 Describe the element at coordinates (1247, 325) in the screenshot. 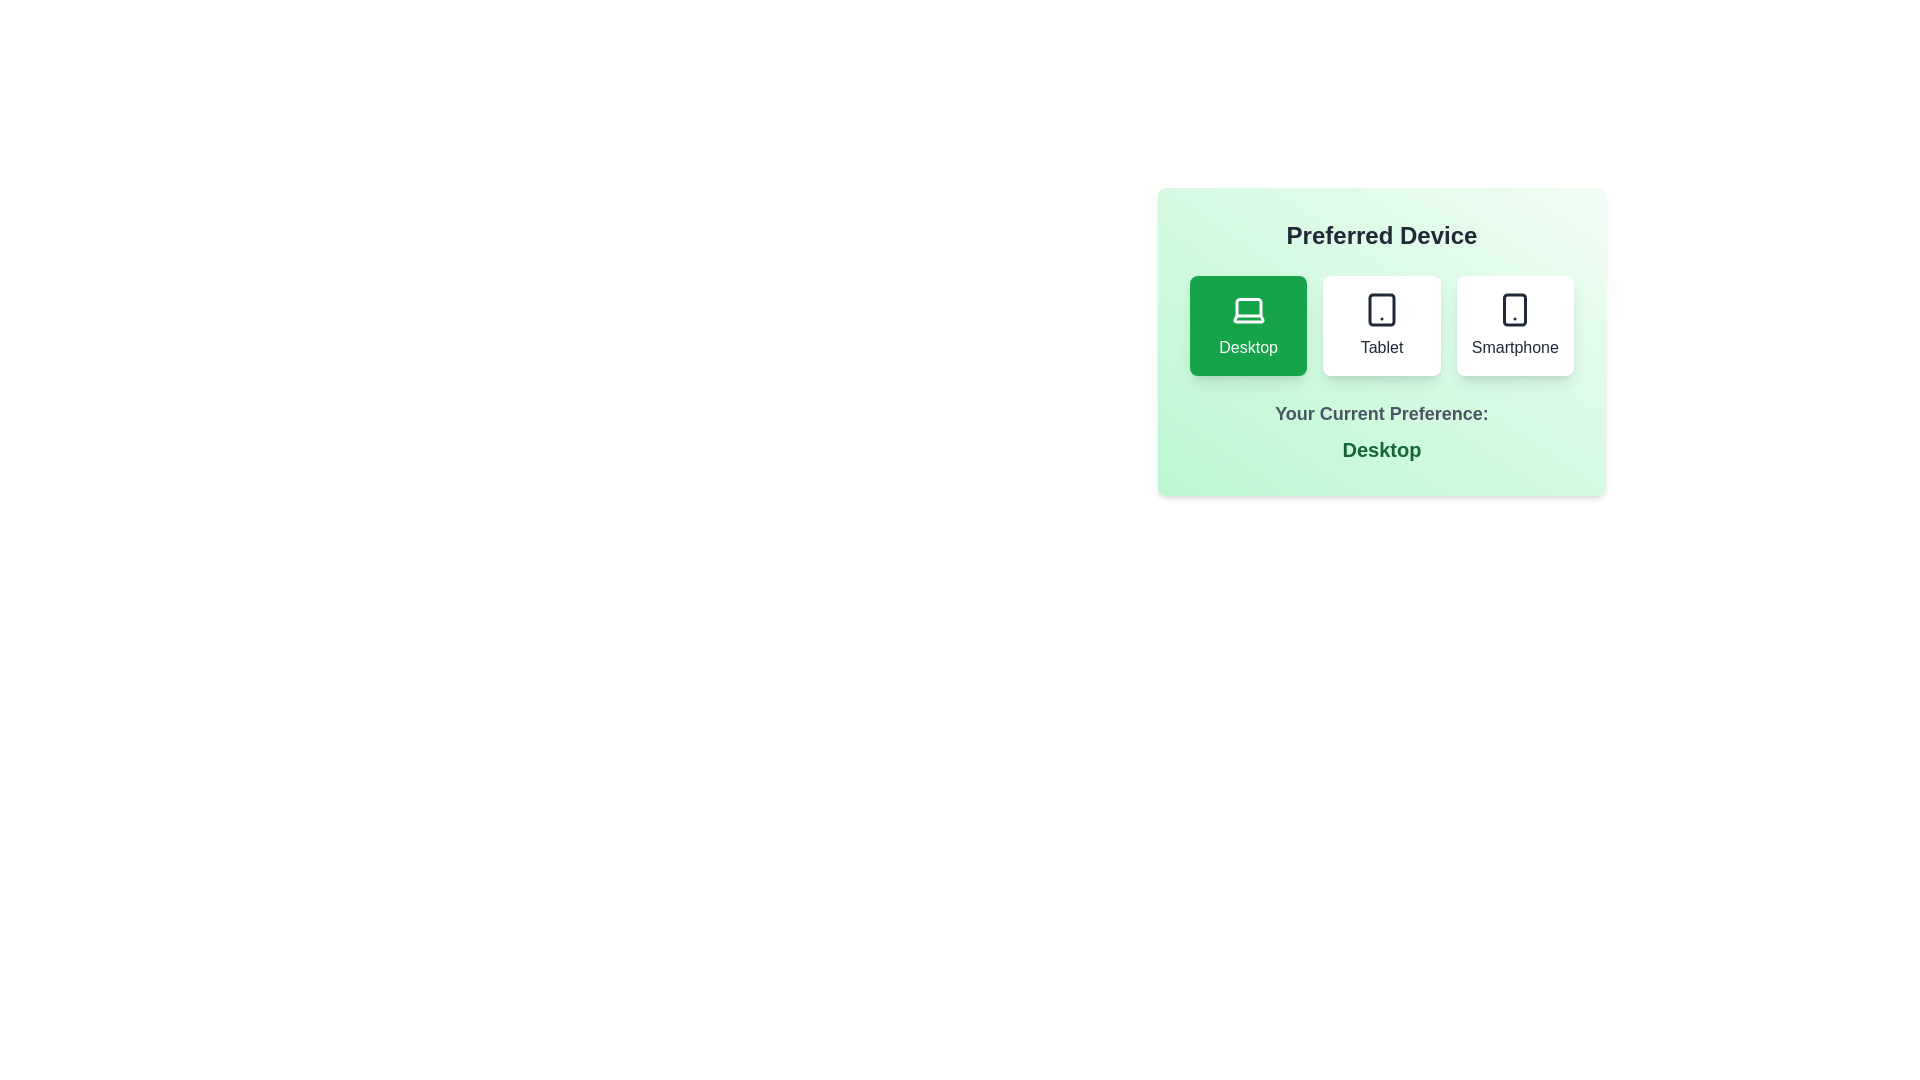

I see `the button corresponding to the device Desktop` at that location.